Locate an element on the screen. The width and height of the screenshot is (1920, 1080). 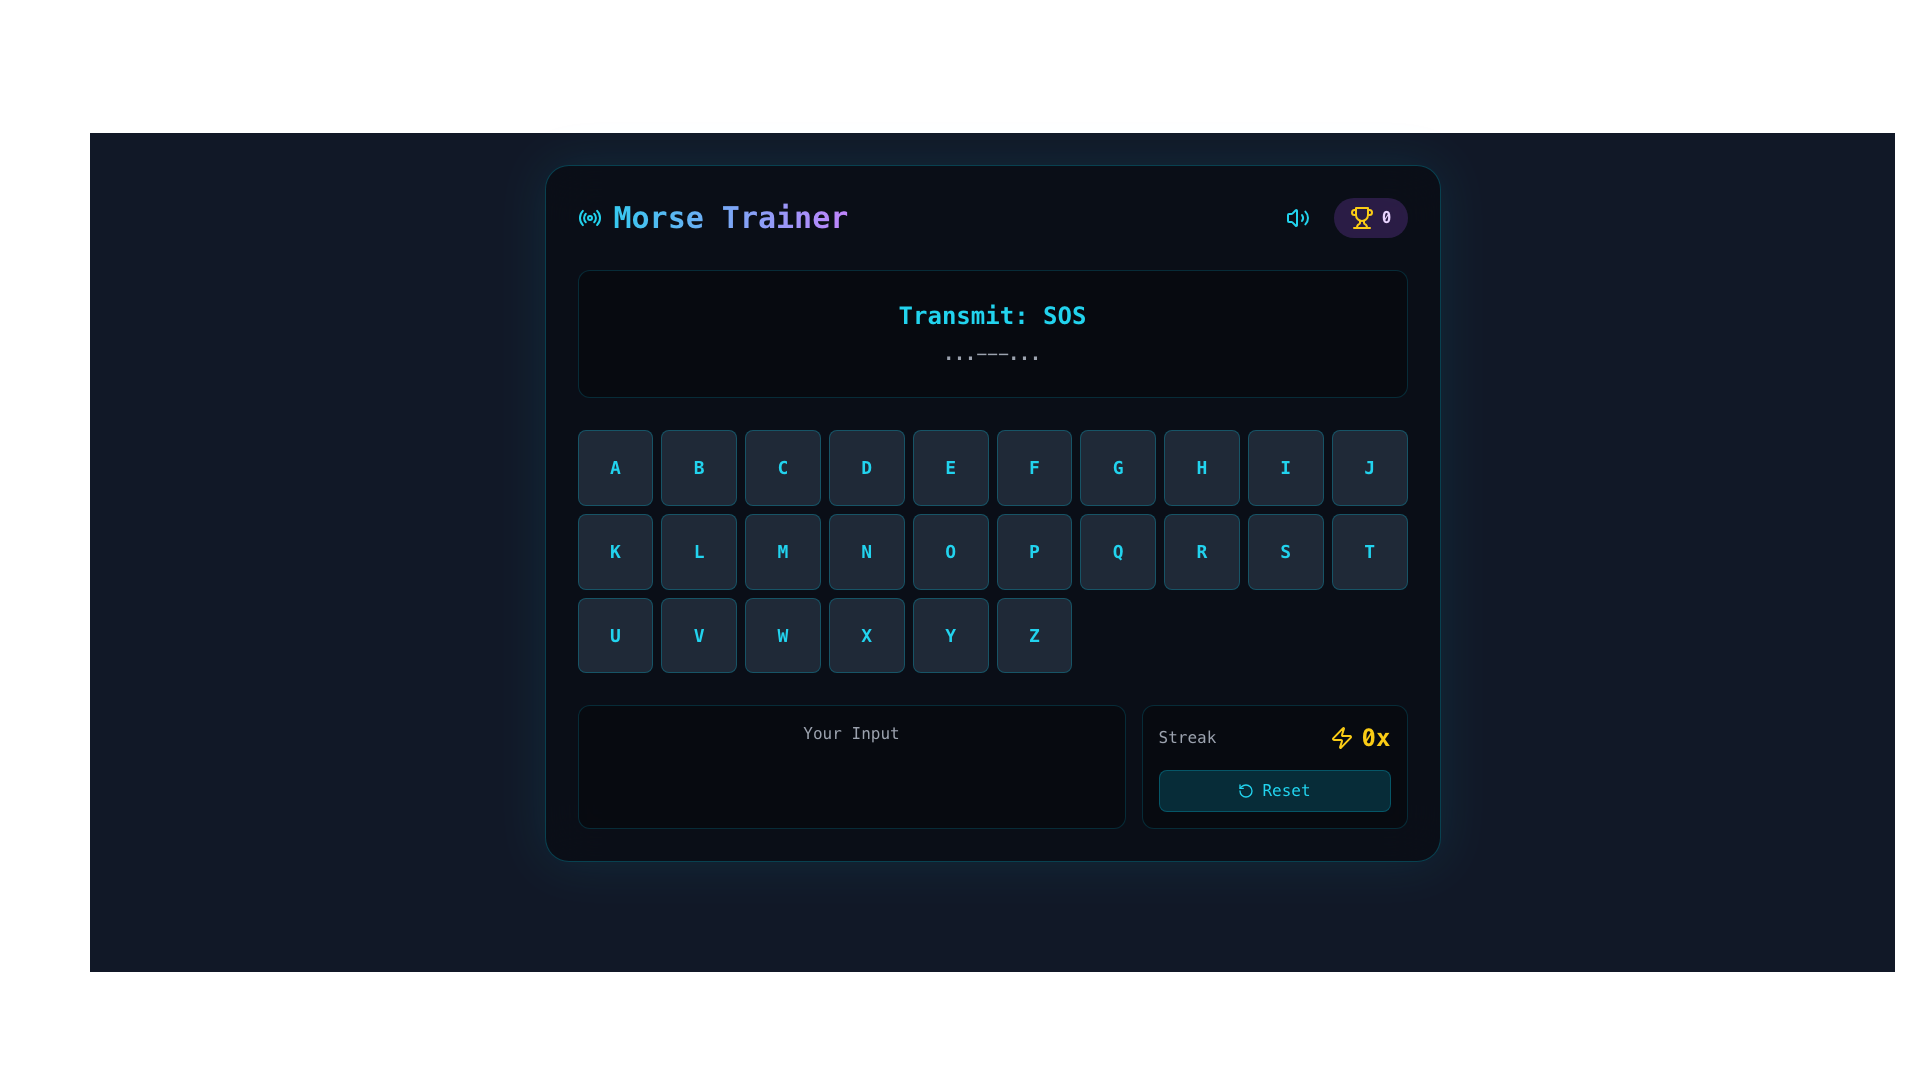
the lightning-shaped icon in neon yellow located at the bottom-right corner, near the '0x' indicator and 'Reset' button is located at coordinates (1341, 738).